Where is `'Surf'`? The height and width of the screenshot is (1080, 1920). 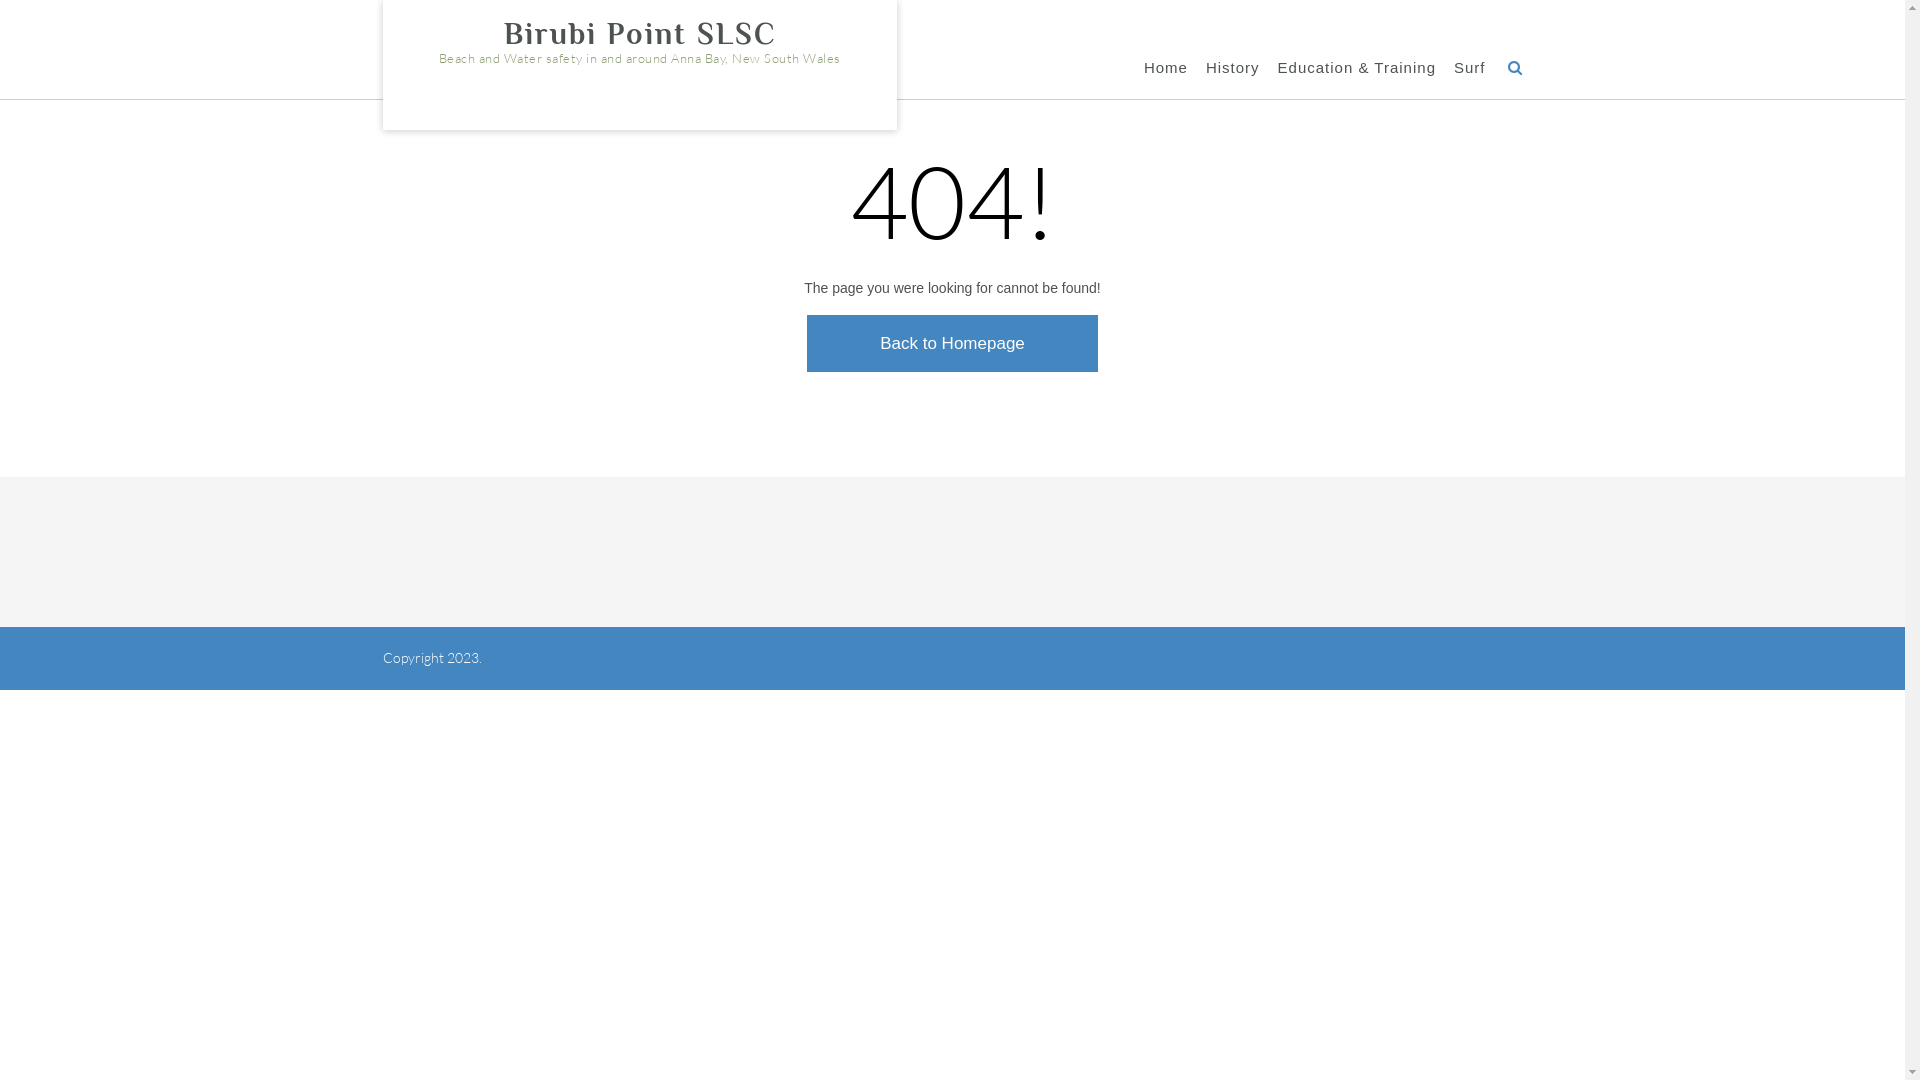 'Surf' is located at coordinates (1469, 67).